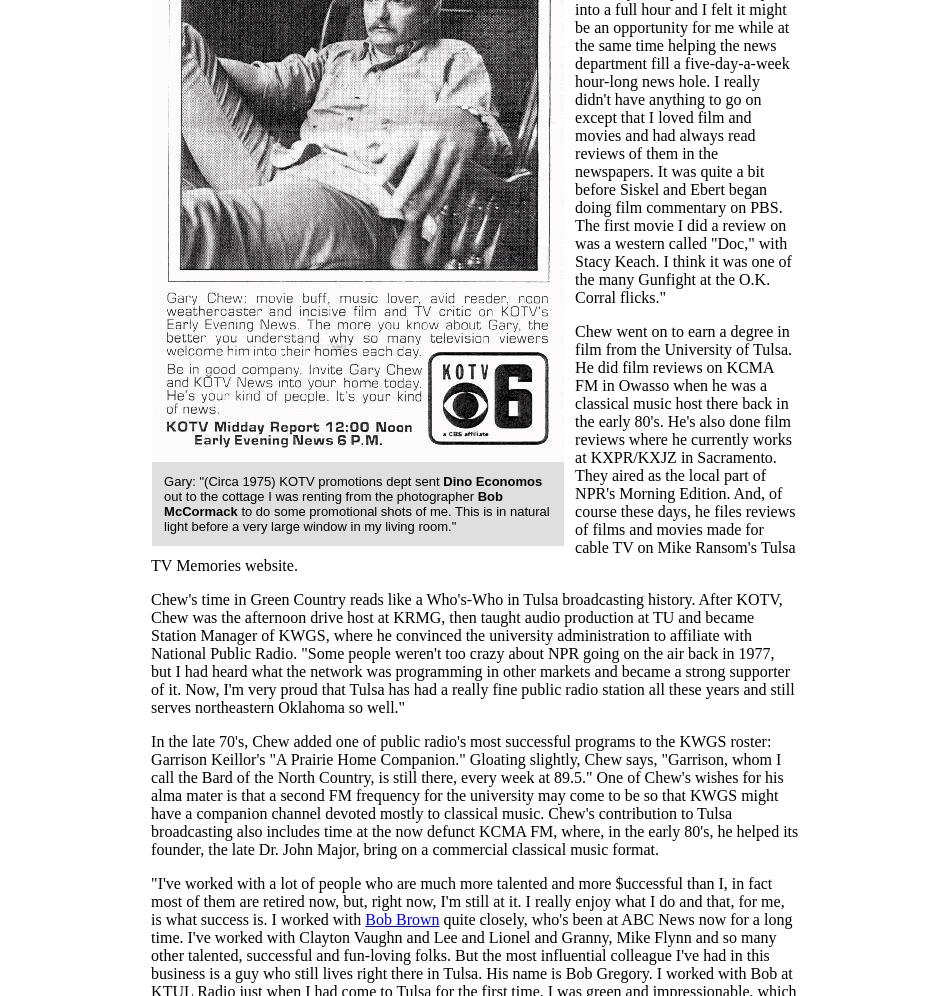 The width and height of the screenshot is (950, 996). Describe the element at coordinates (163, 495) in the screenshot. I see `'out to the cottage I was renting from the photographer'` at that location.